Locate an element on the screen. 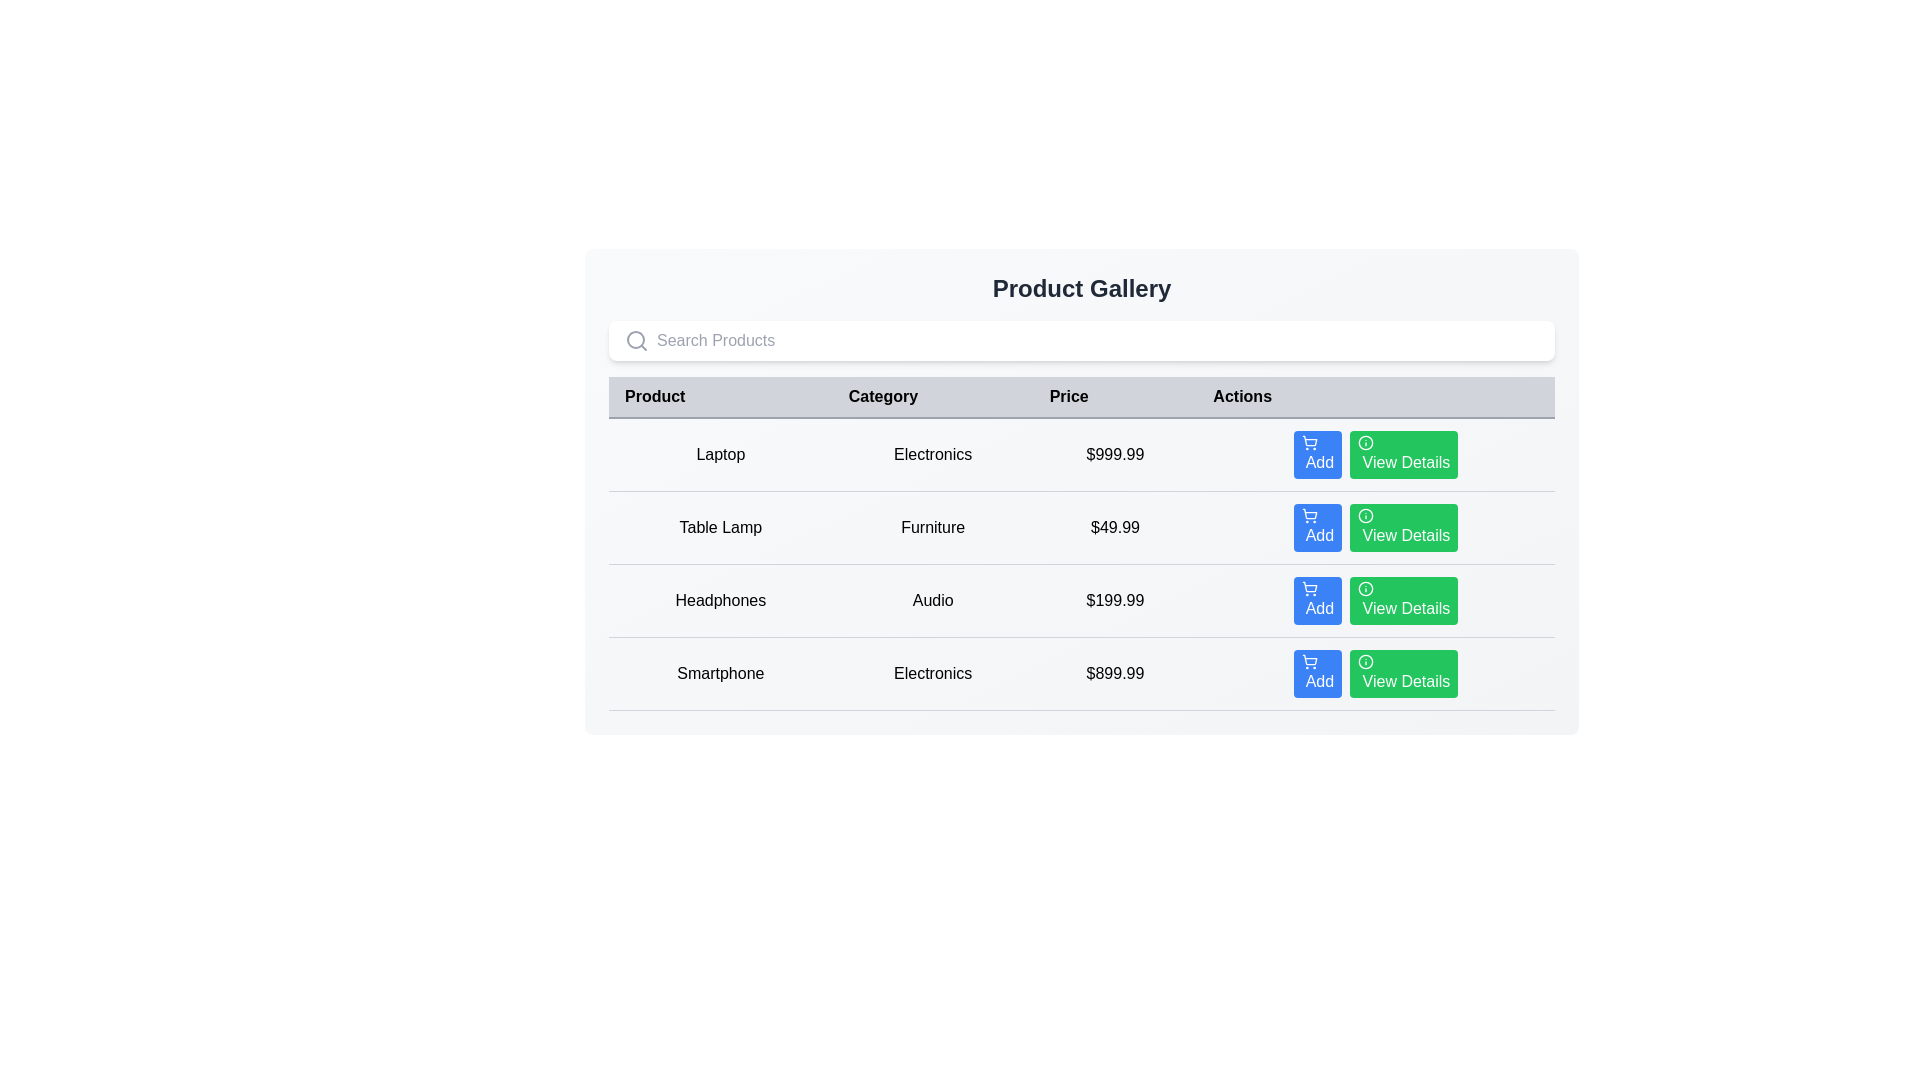 The image size is (1920, 1080). the static text label indicating the product category for the 'Smartphone' entry in the table is located at coordinates (932, 674).